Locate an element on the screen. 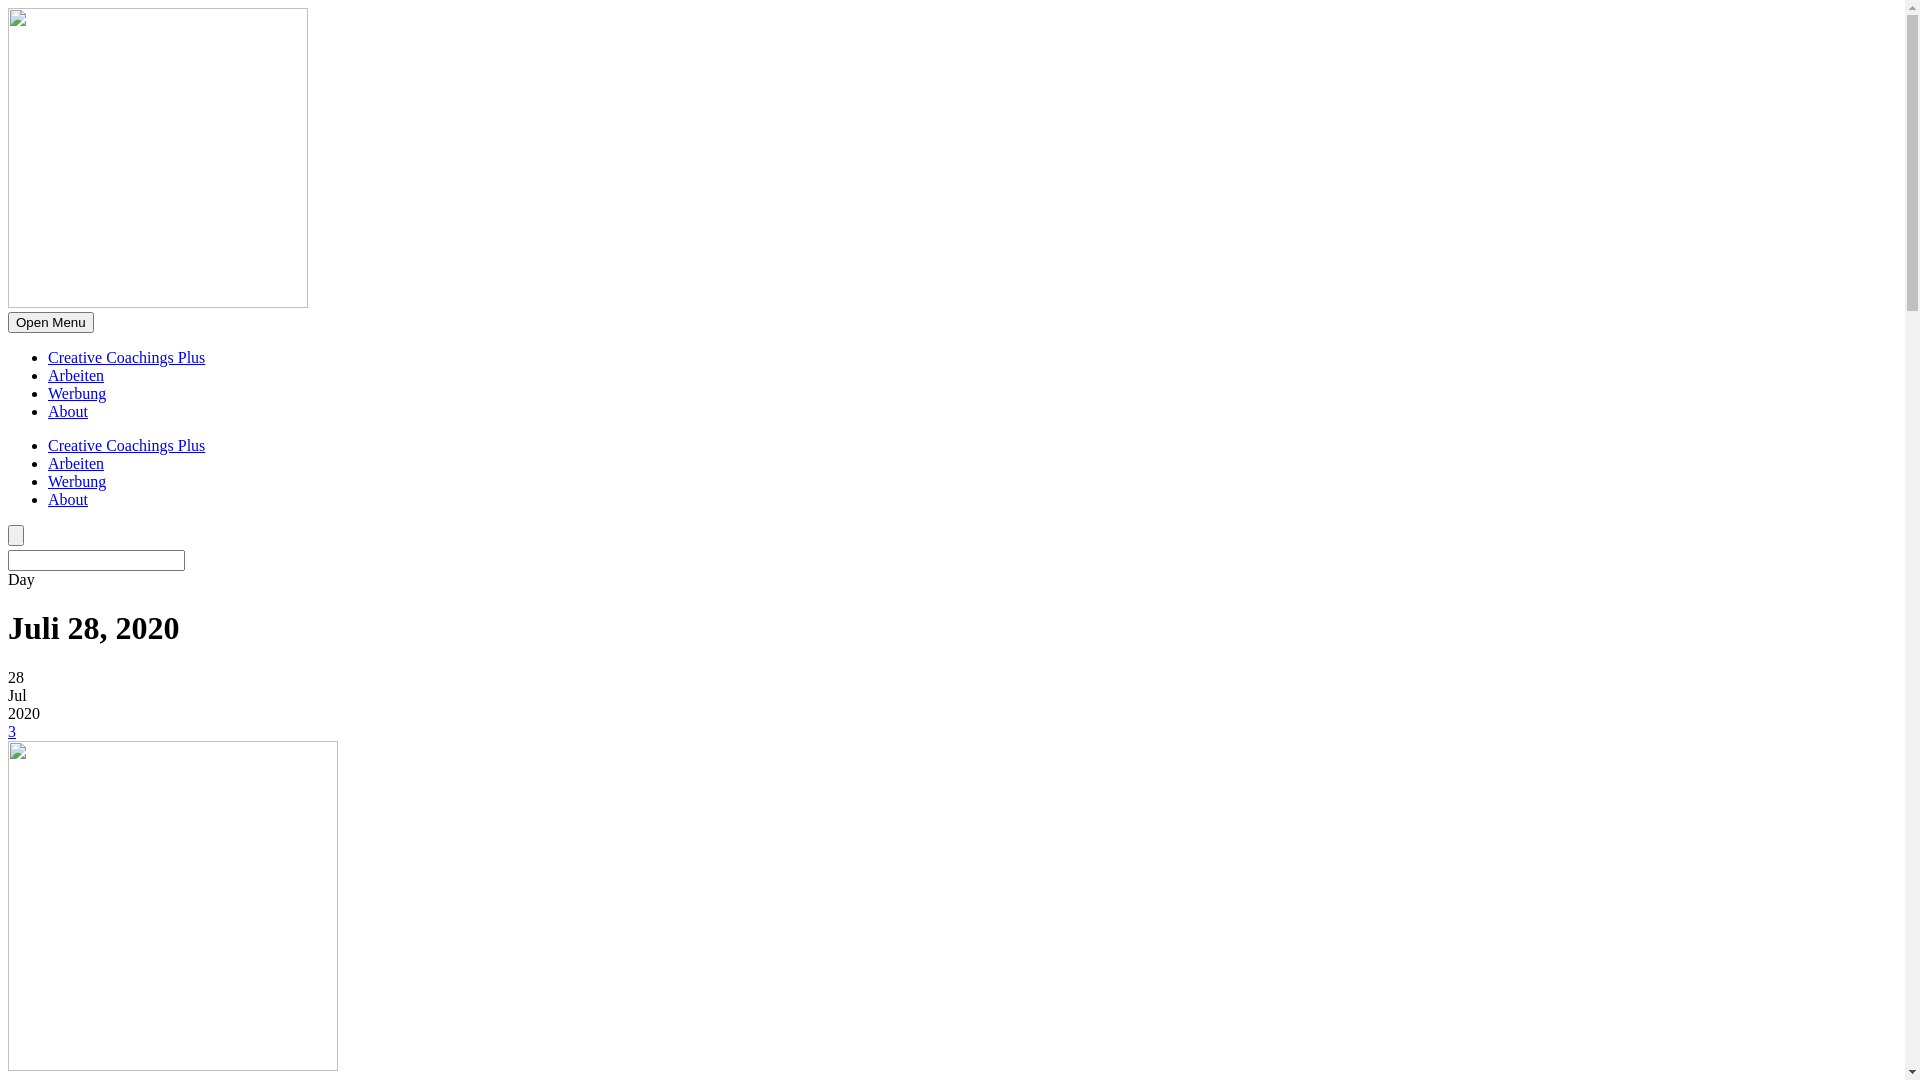  'Arbeiten' is located at coordinates (76, 375).